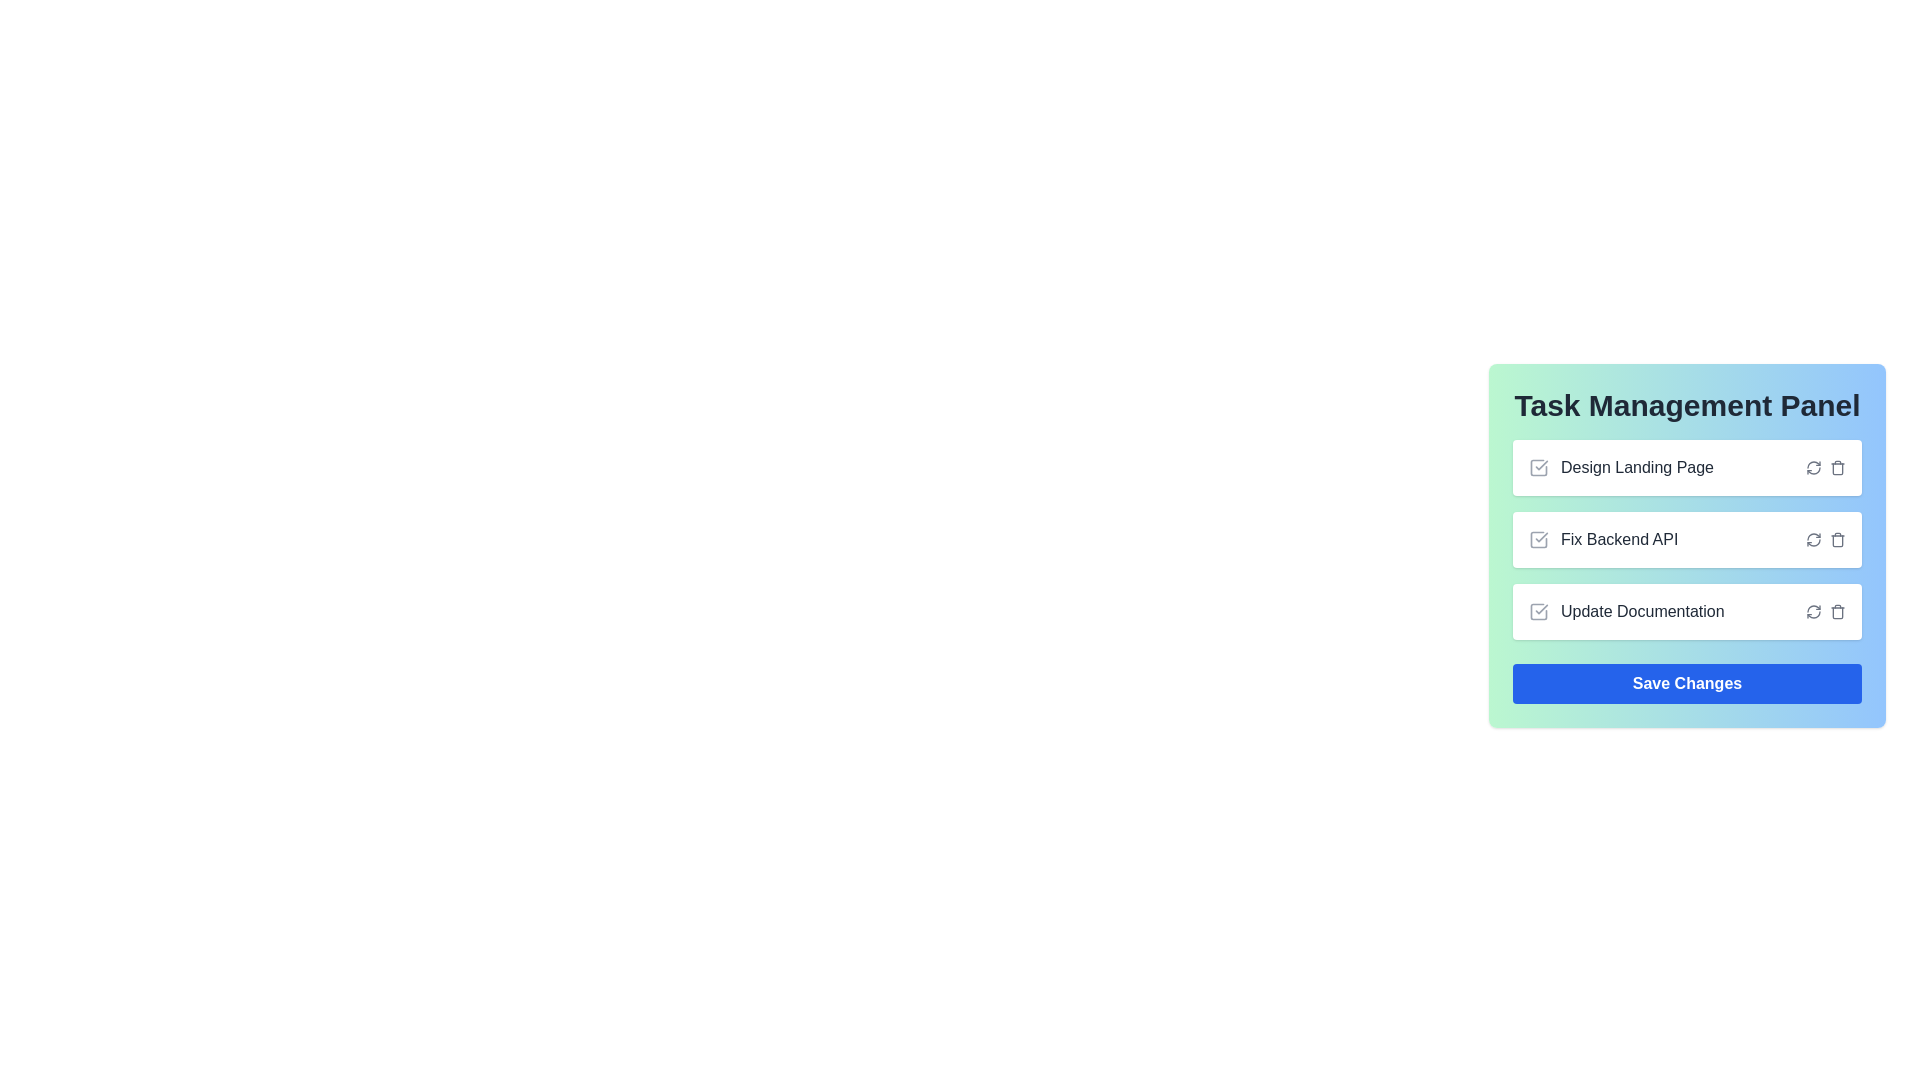  Describe the element at coordinates (1838, 611) in the screenshot. I see `the delete button with a trash icon located at the right edge of the 'Update Documentation' task in the 'Task Management Panel'` at that location.